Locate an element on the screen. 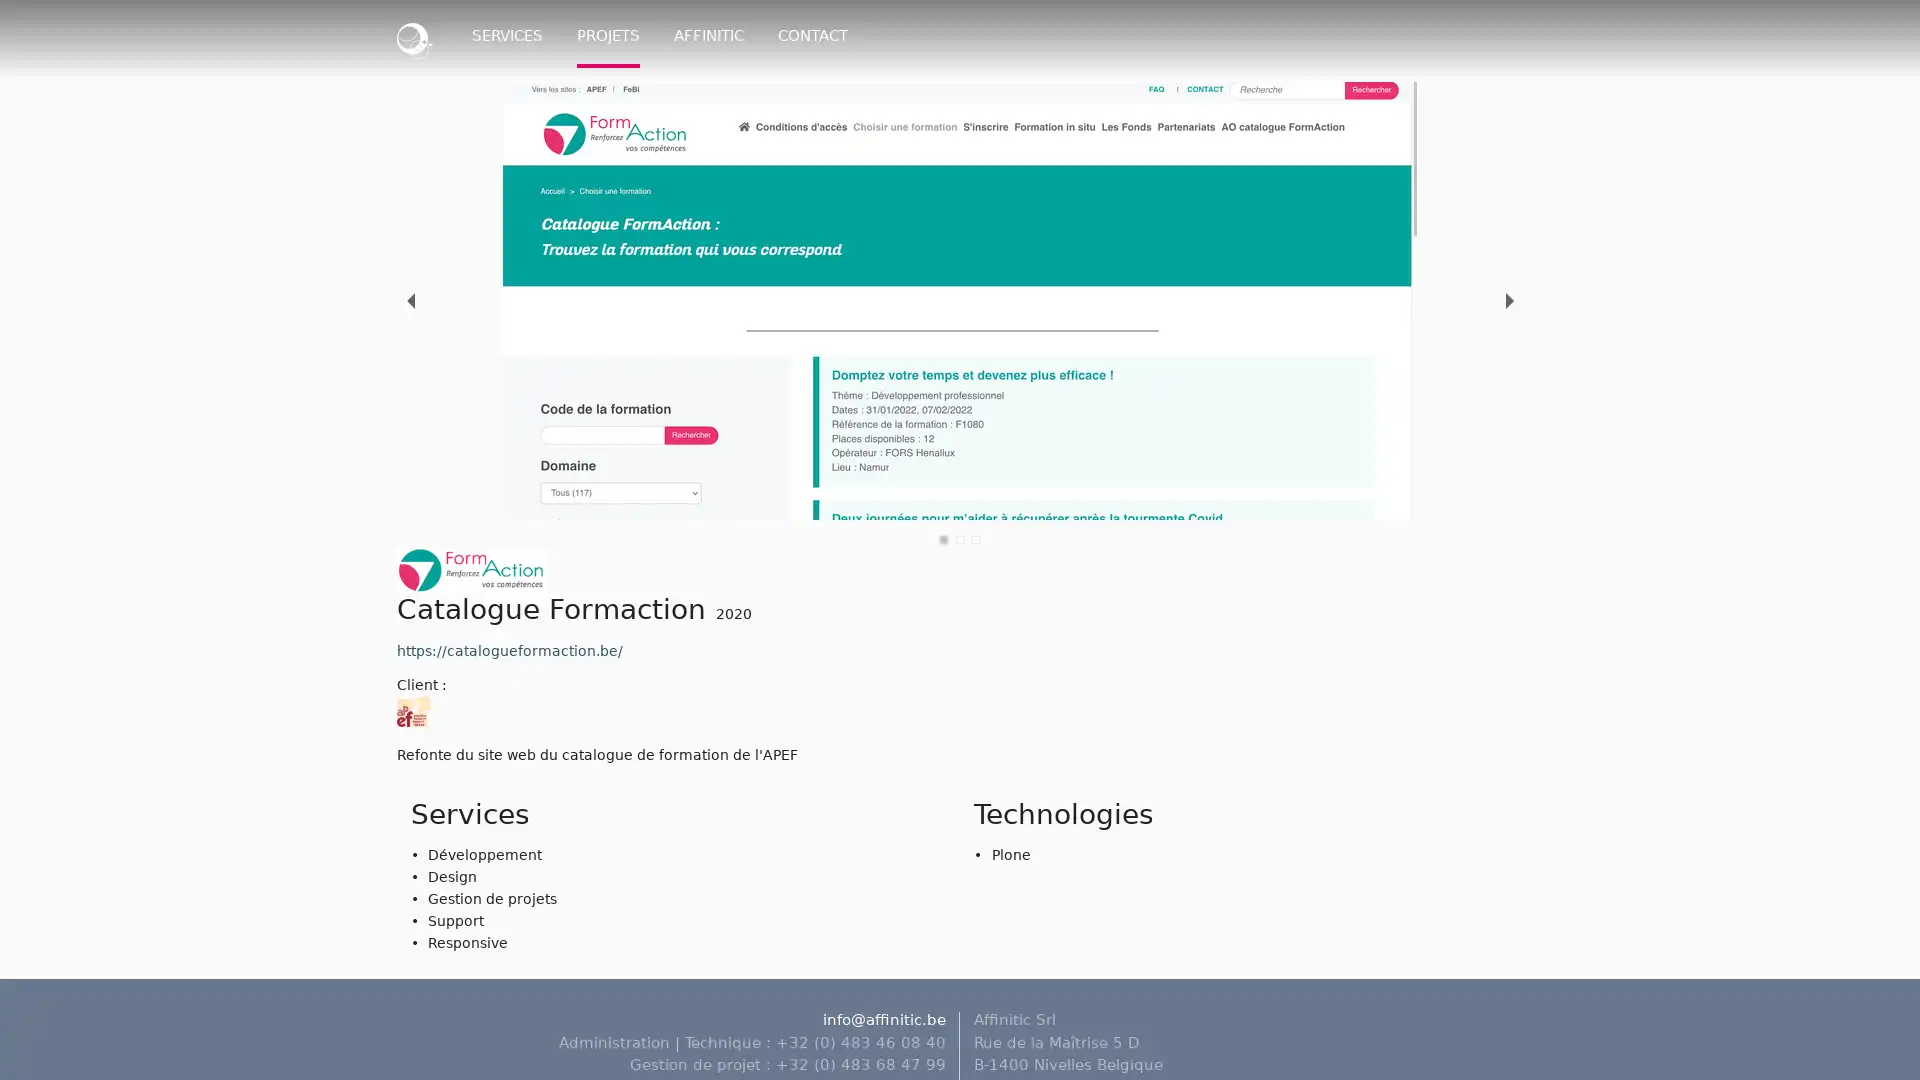  previous slide / item is located at coordinates (408, 356).